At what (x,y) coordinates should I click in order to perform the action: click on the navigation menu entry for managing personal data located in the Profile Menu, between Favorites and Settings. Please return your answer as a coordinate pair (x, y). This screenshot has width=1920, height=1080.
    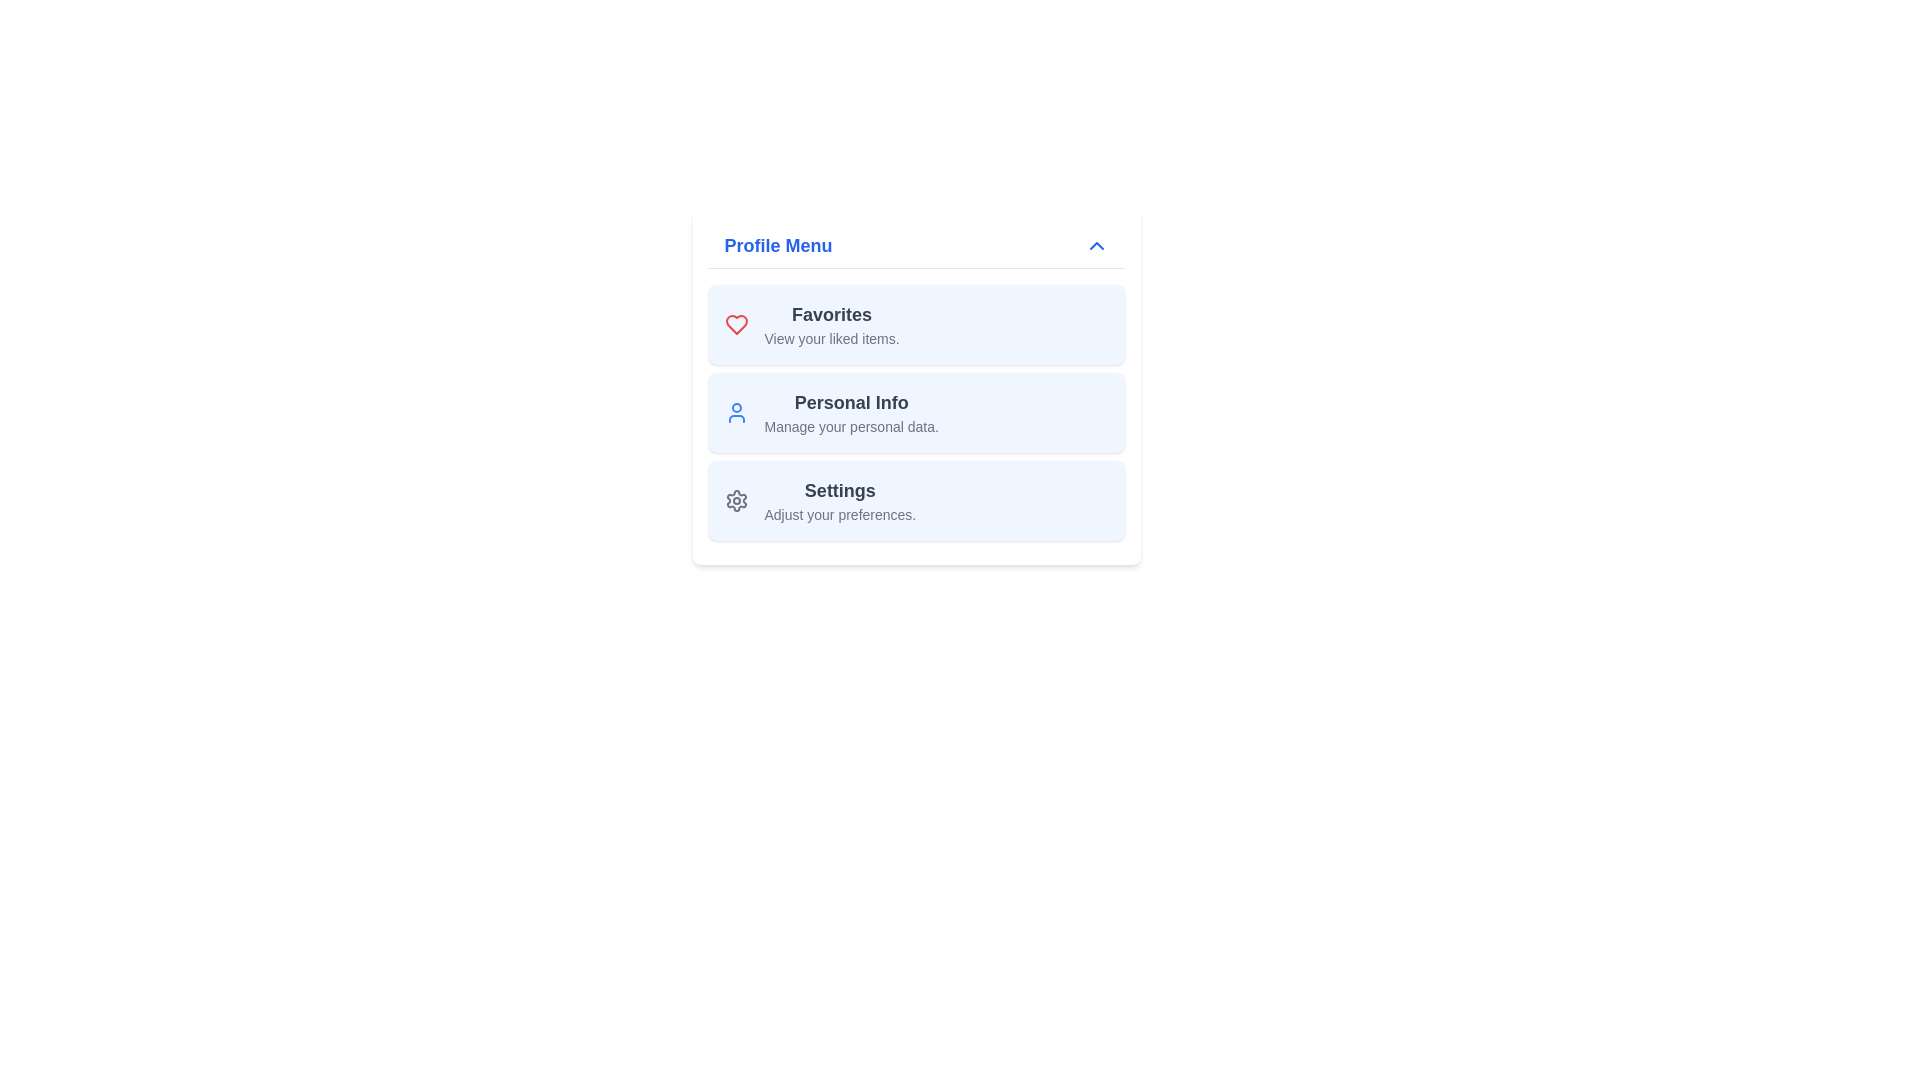
    Looking at the image, I should click on (851, 411).